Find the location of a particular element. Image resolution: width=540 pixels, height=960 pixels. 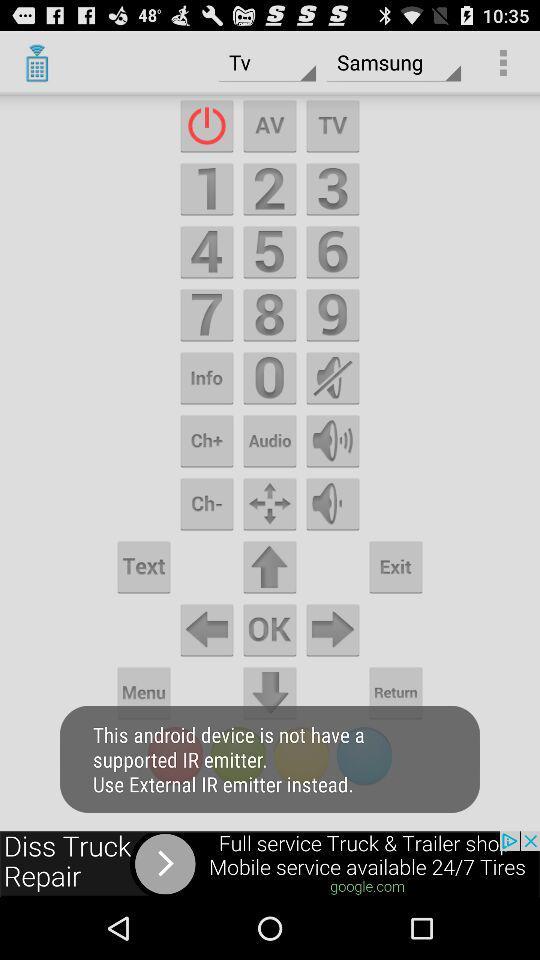

the arrow_downward icon is located at coordinates (270, 740).